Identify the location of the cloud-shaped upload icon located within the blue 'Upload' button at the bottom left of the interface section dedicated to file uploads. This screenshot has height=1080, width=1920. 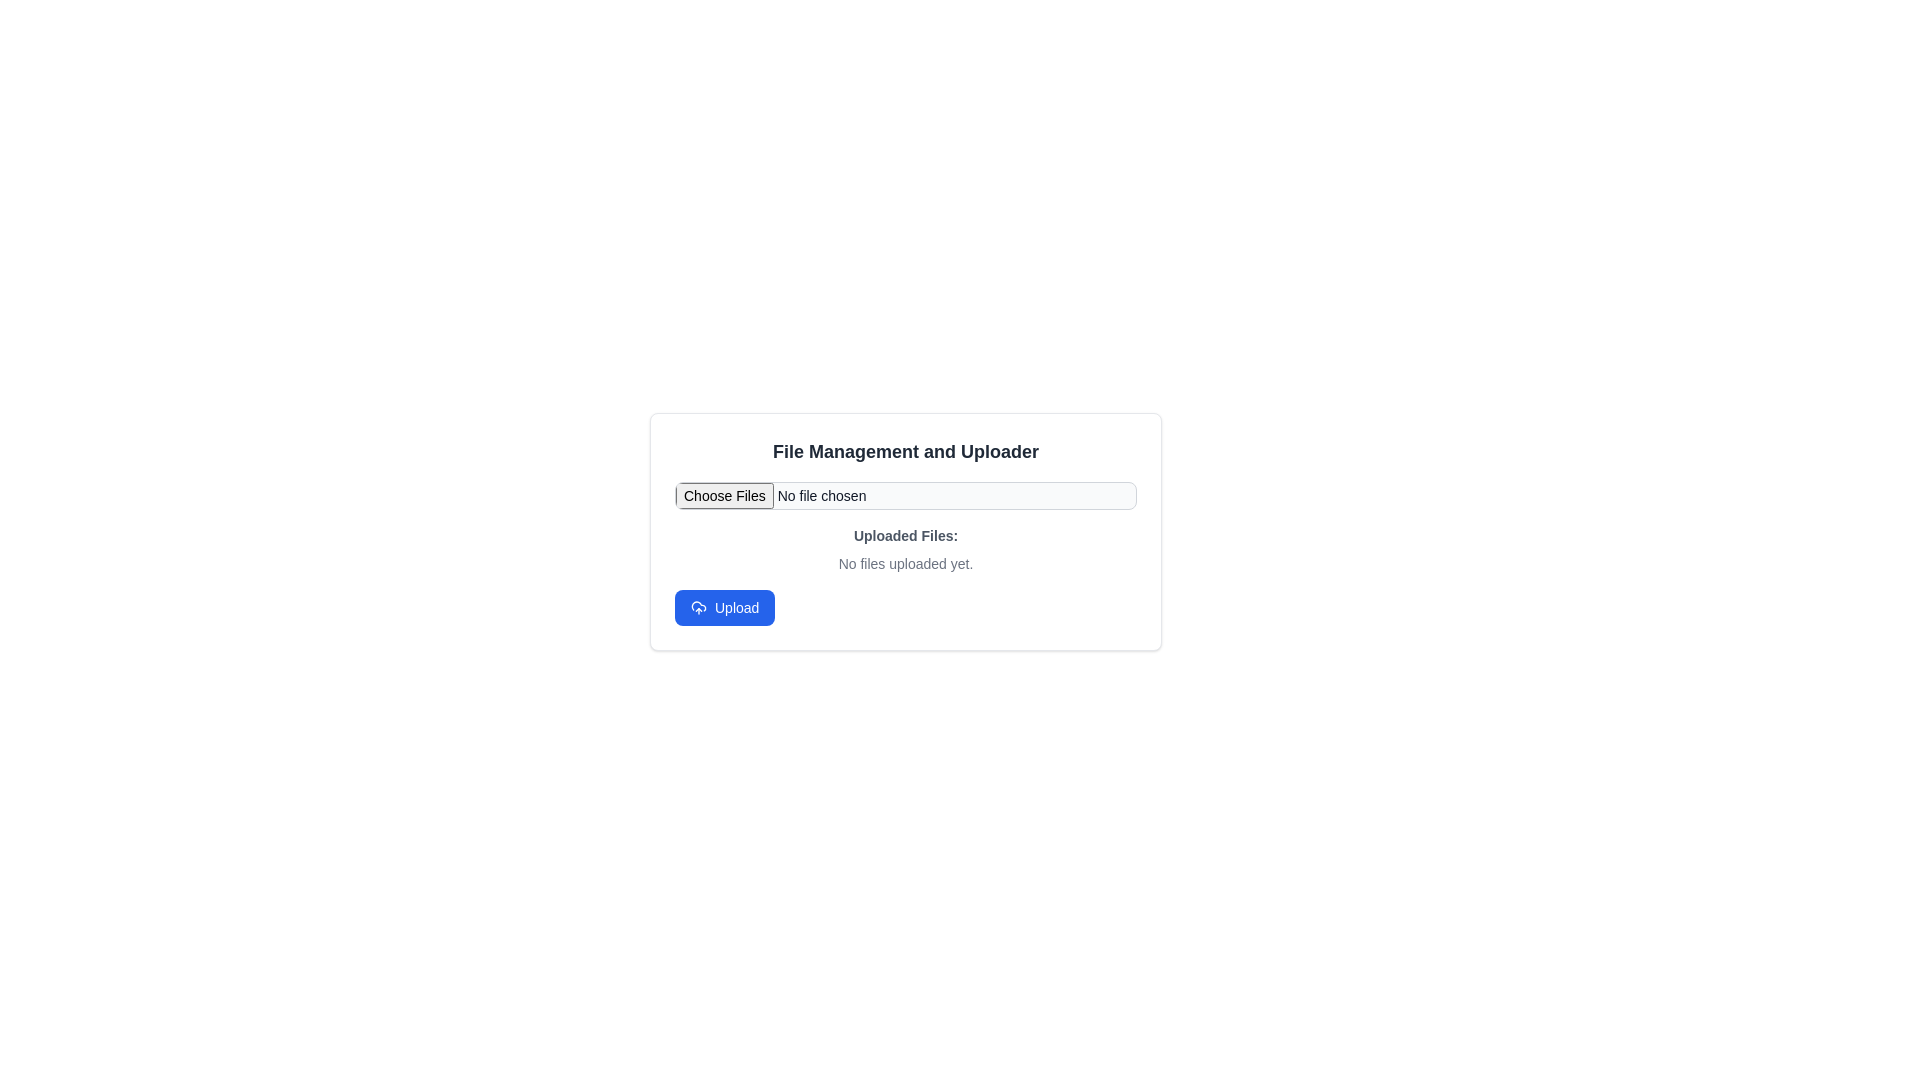
(699, 607).